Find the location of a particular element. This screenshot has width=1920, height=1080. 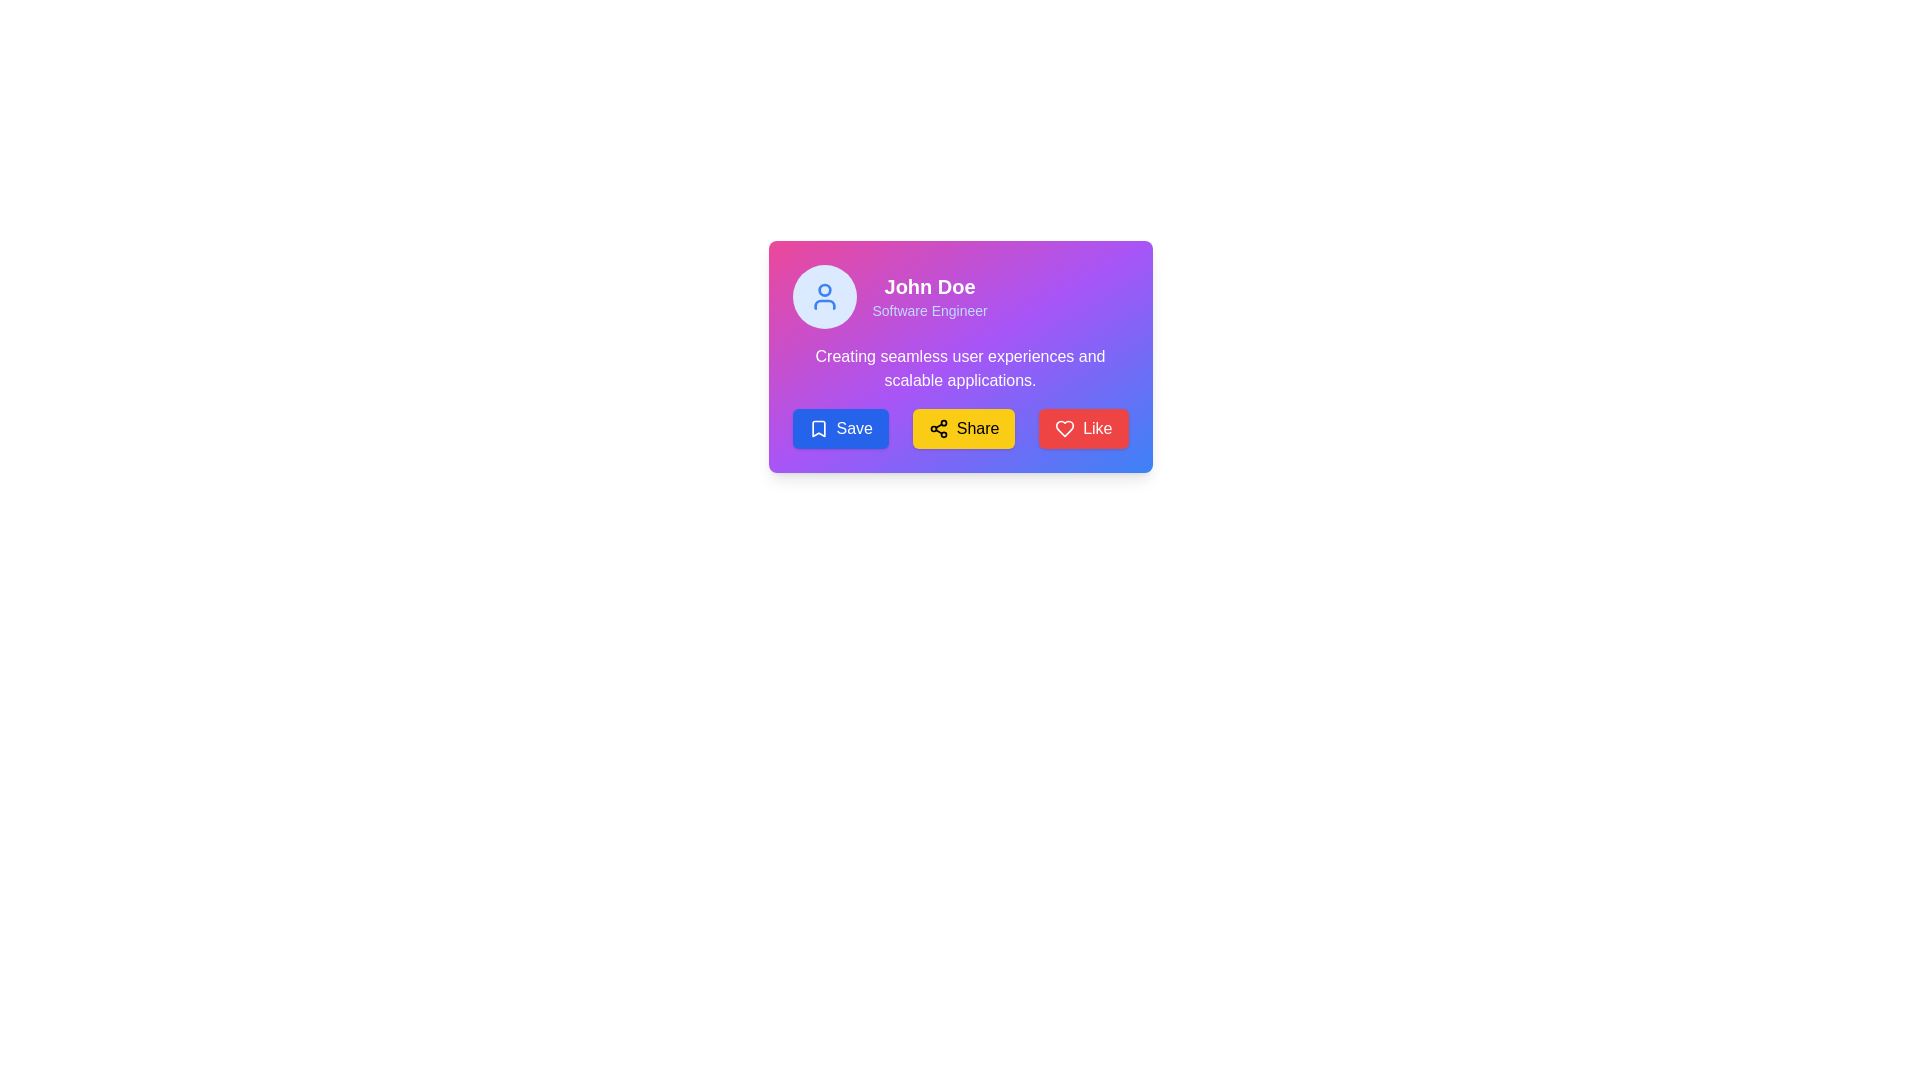

the middle button in the horizontal row of three buttons is located at coordinates (964, 427).